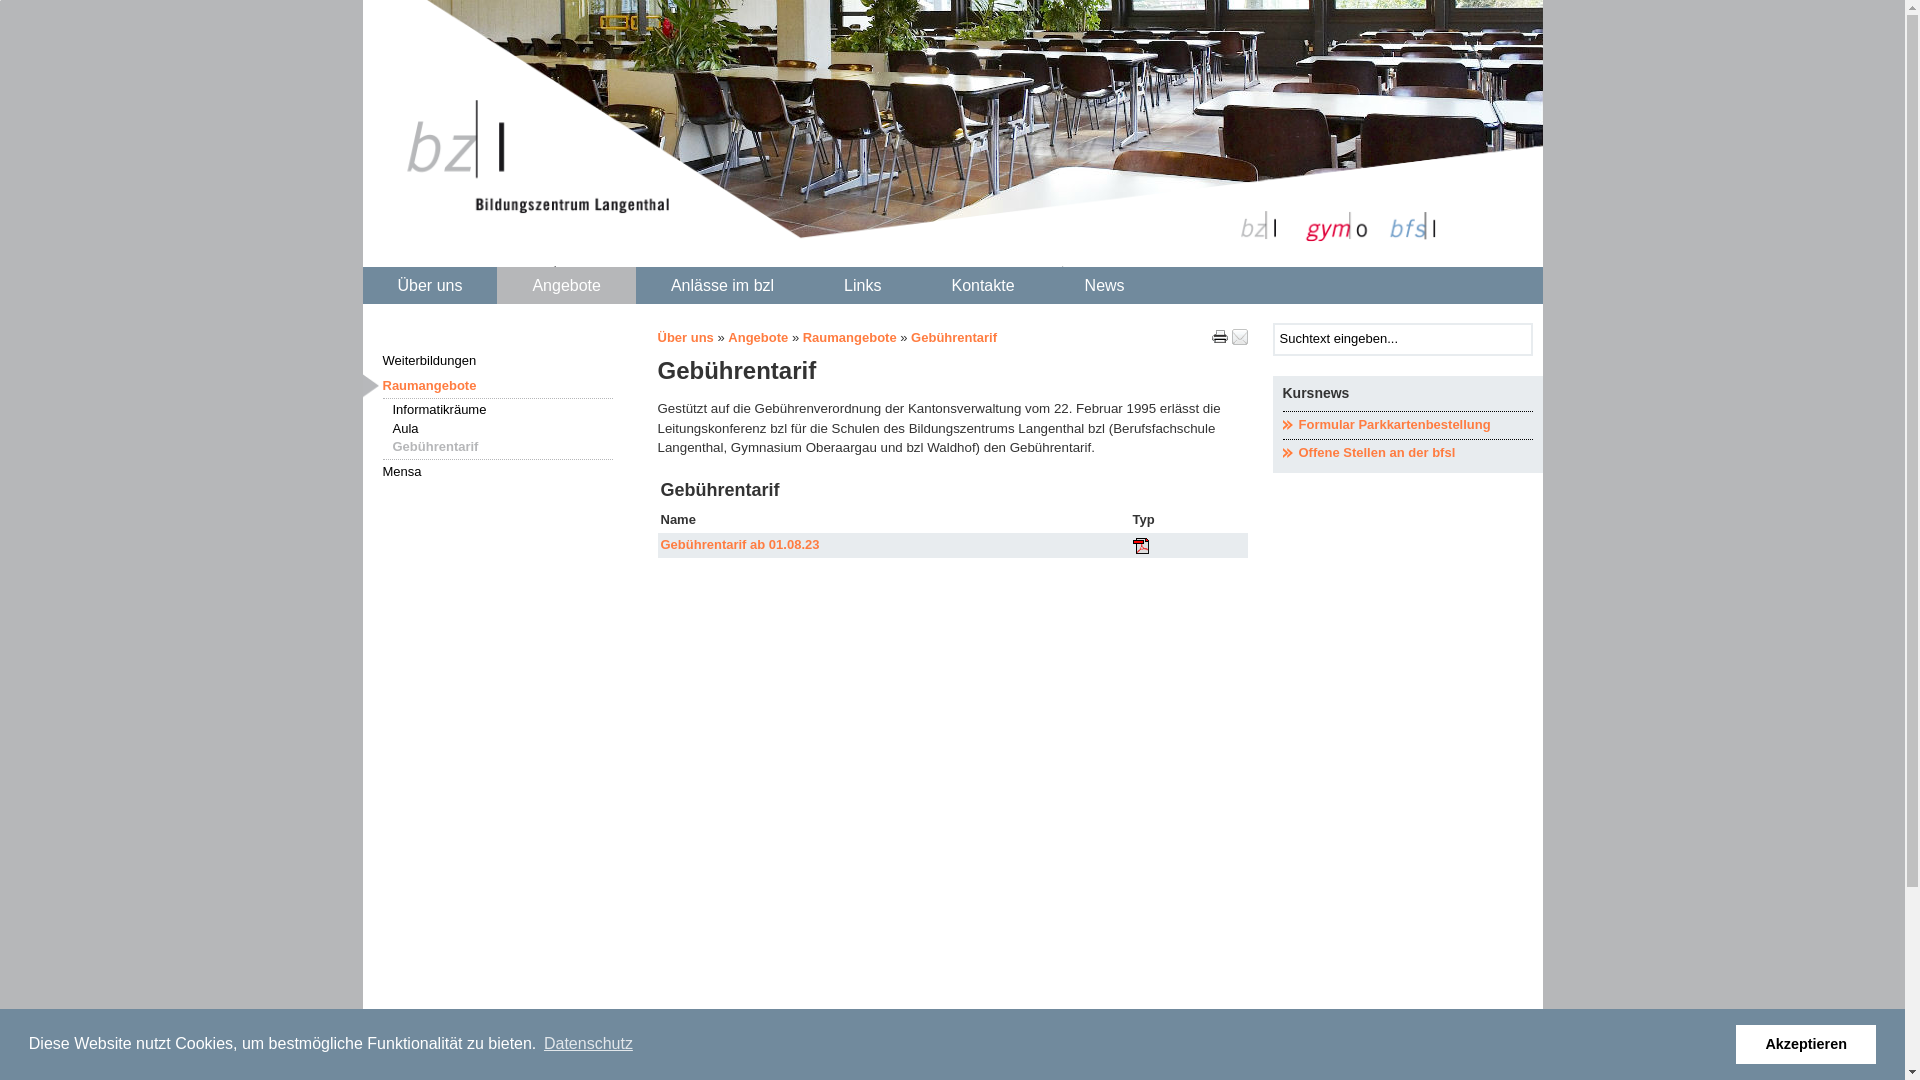  Describe the element at coordinates (982, 286) in the screenshot. I see `'Kontakte'` at that location.